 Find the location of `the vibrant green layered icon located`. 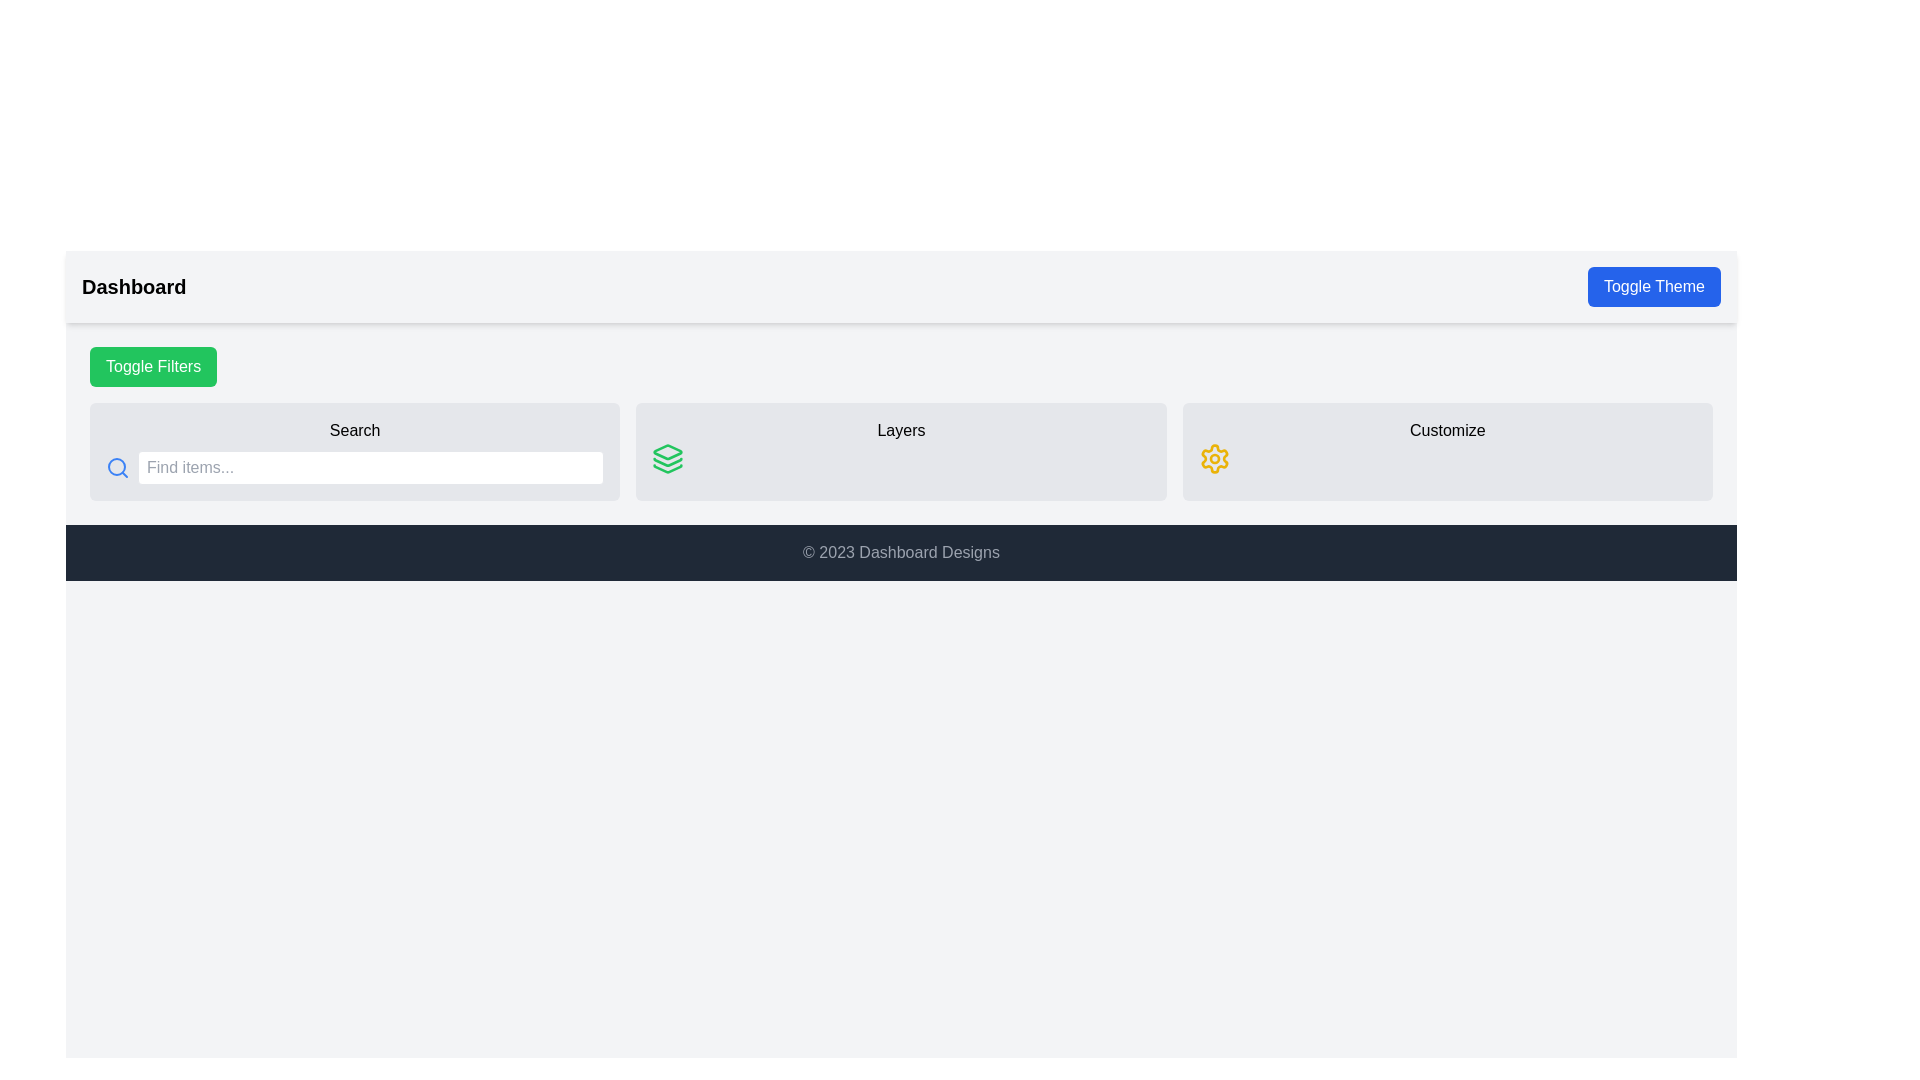

the vibrant green layered icon located is located at coordinates (667, 459).